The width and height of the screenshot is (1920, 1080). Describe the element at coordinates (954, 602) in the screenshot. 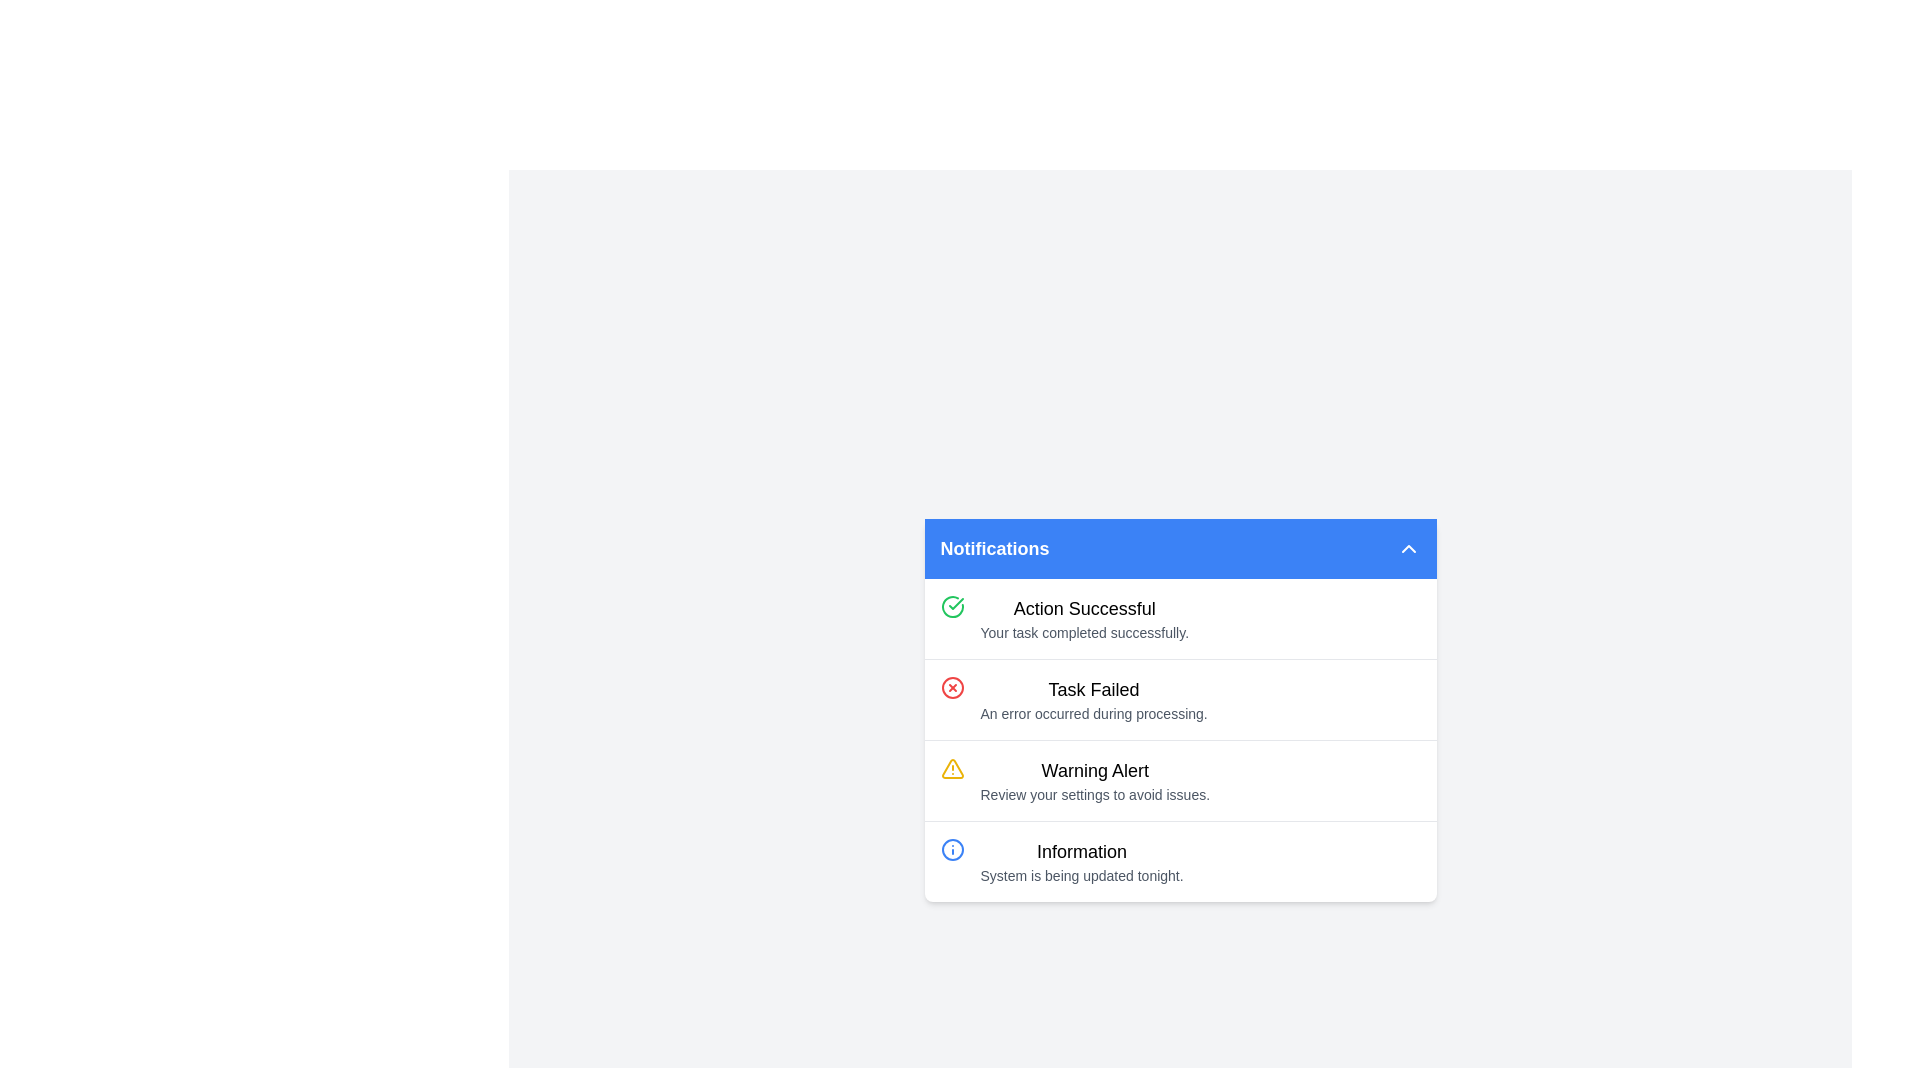

I see `the checkmark icon located within a circular icon to the left of the text 'Action Successful' in the first notification card under the Notifications section` at that location.